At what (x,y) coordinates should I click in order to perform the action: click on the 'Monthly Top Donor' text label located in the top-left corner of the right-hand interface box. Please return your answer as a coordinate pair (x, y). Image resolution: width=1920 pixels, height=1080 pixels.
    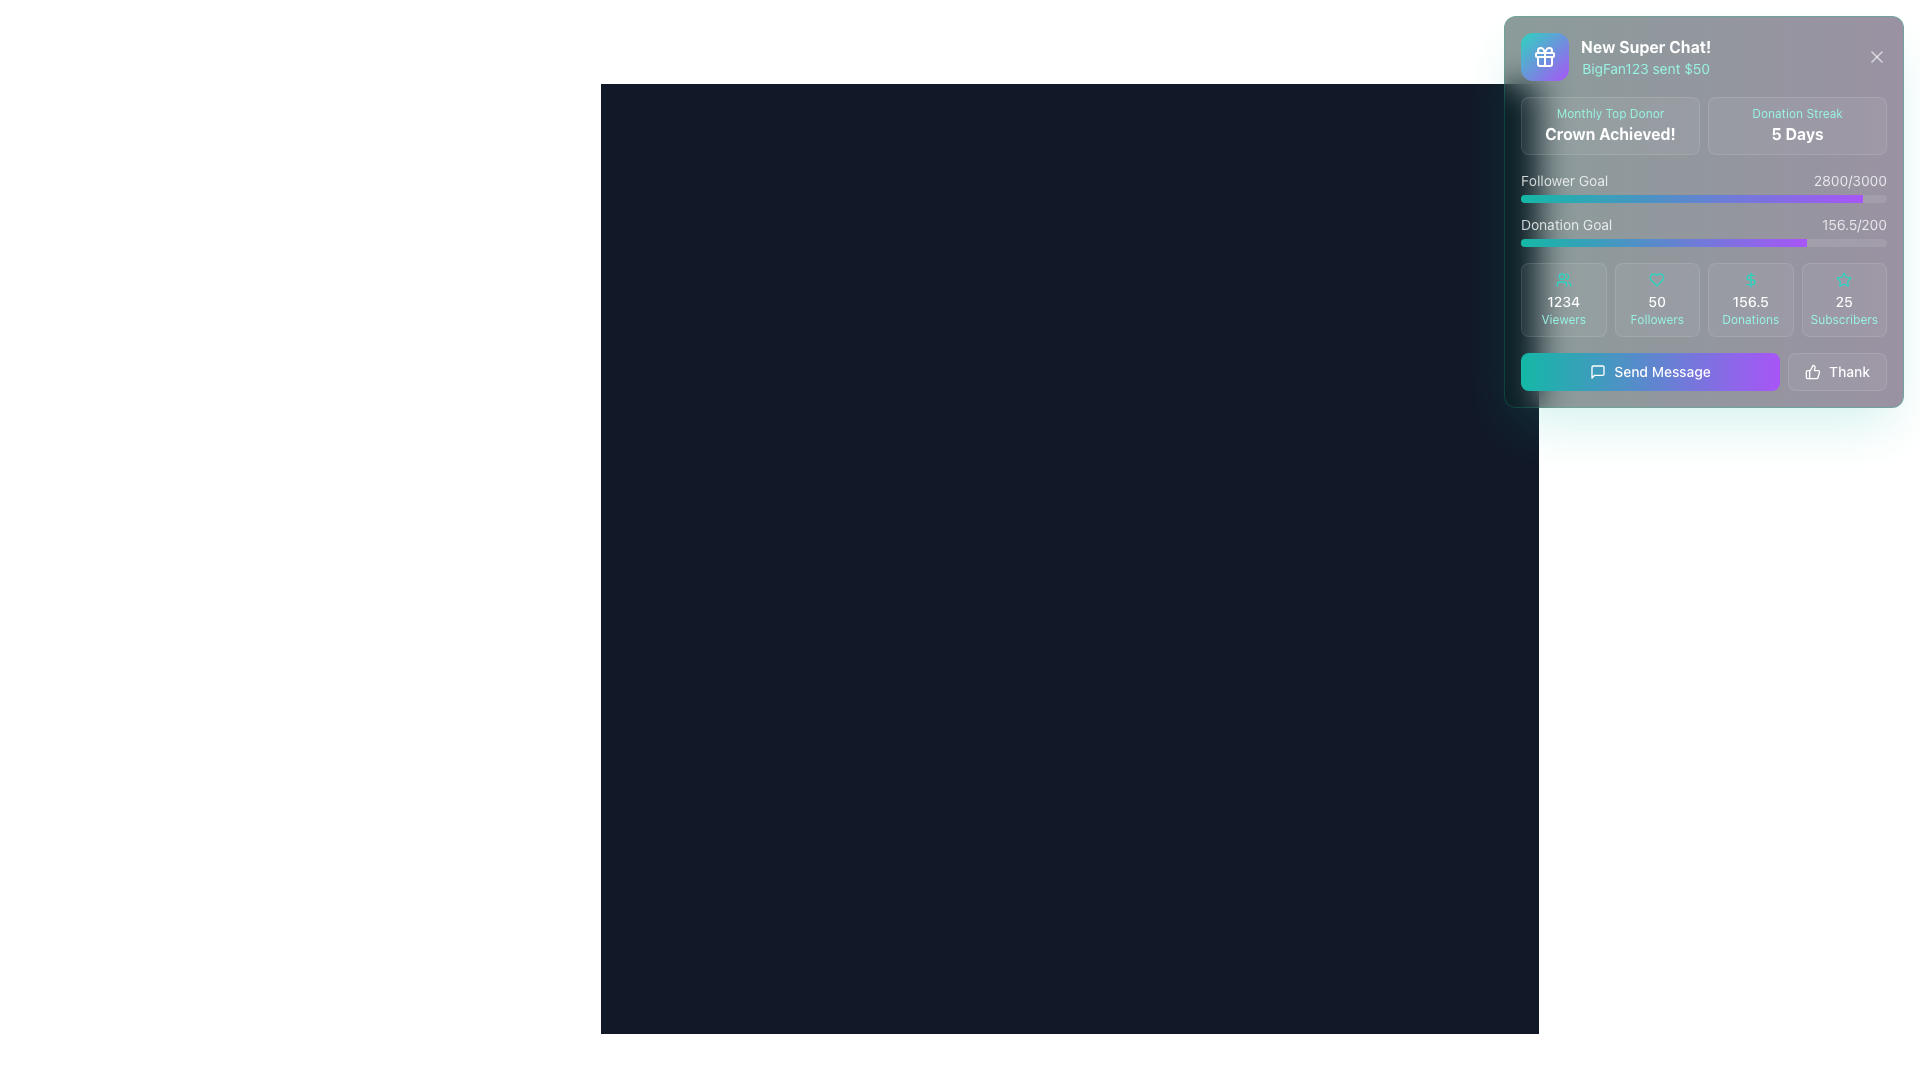
    Looking at the image, I should click on (1610, 126).